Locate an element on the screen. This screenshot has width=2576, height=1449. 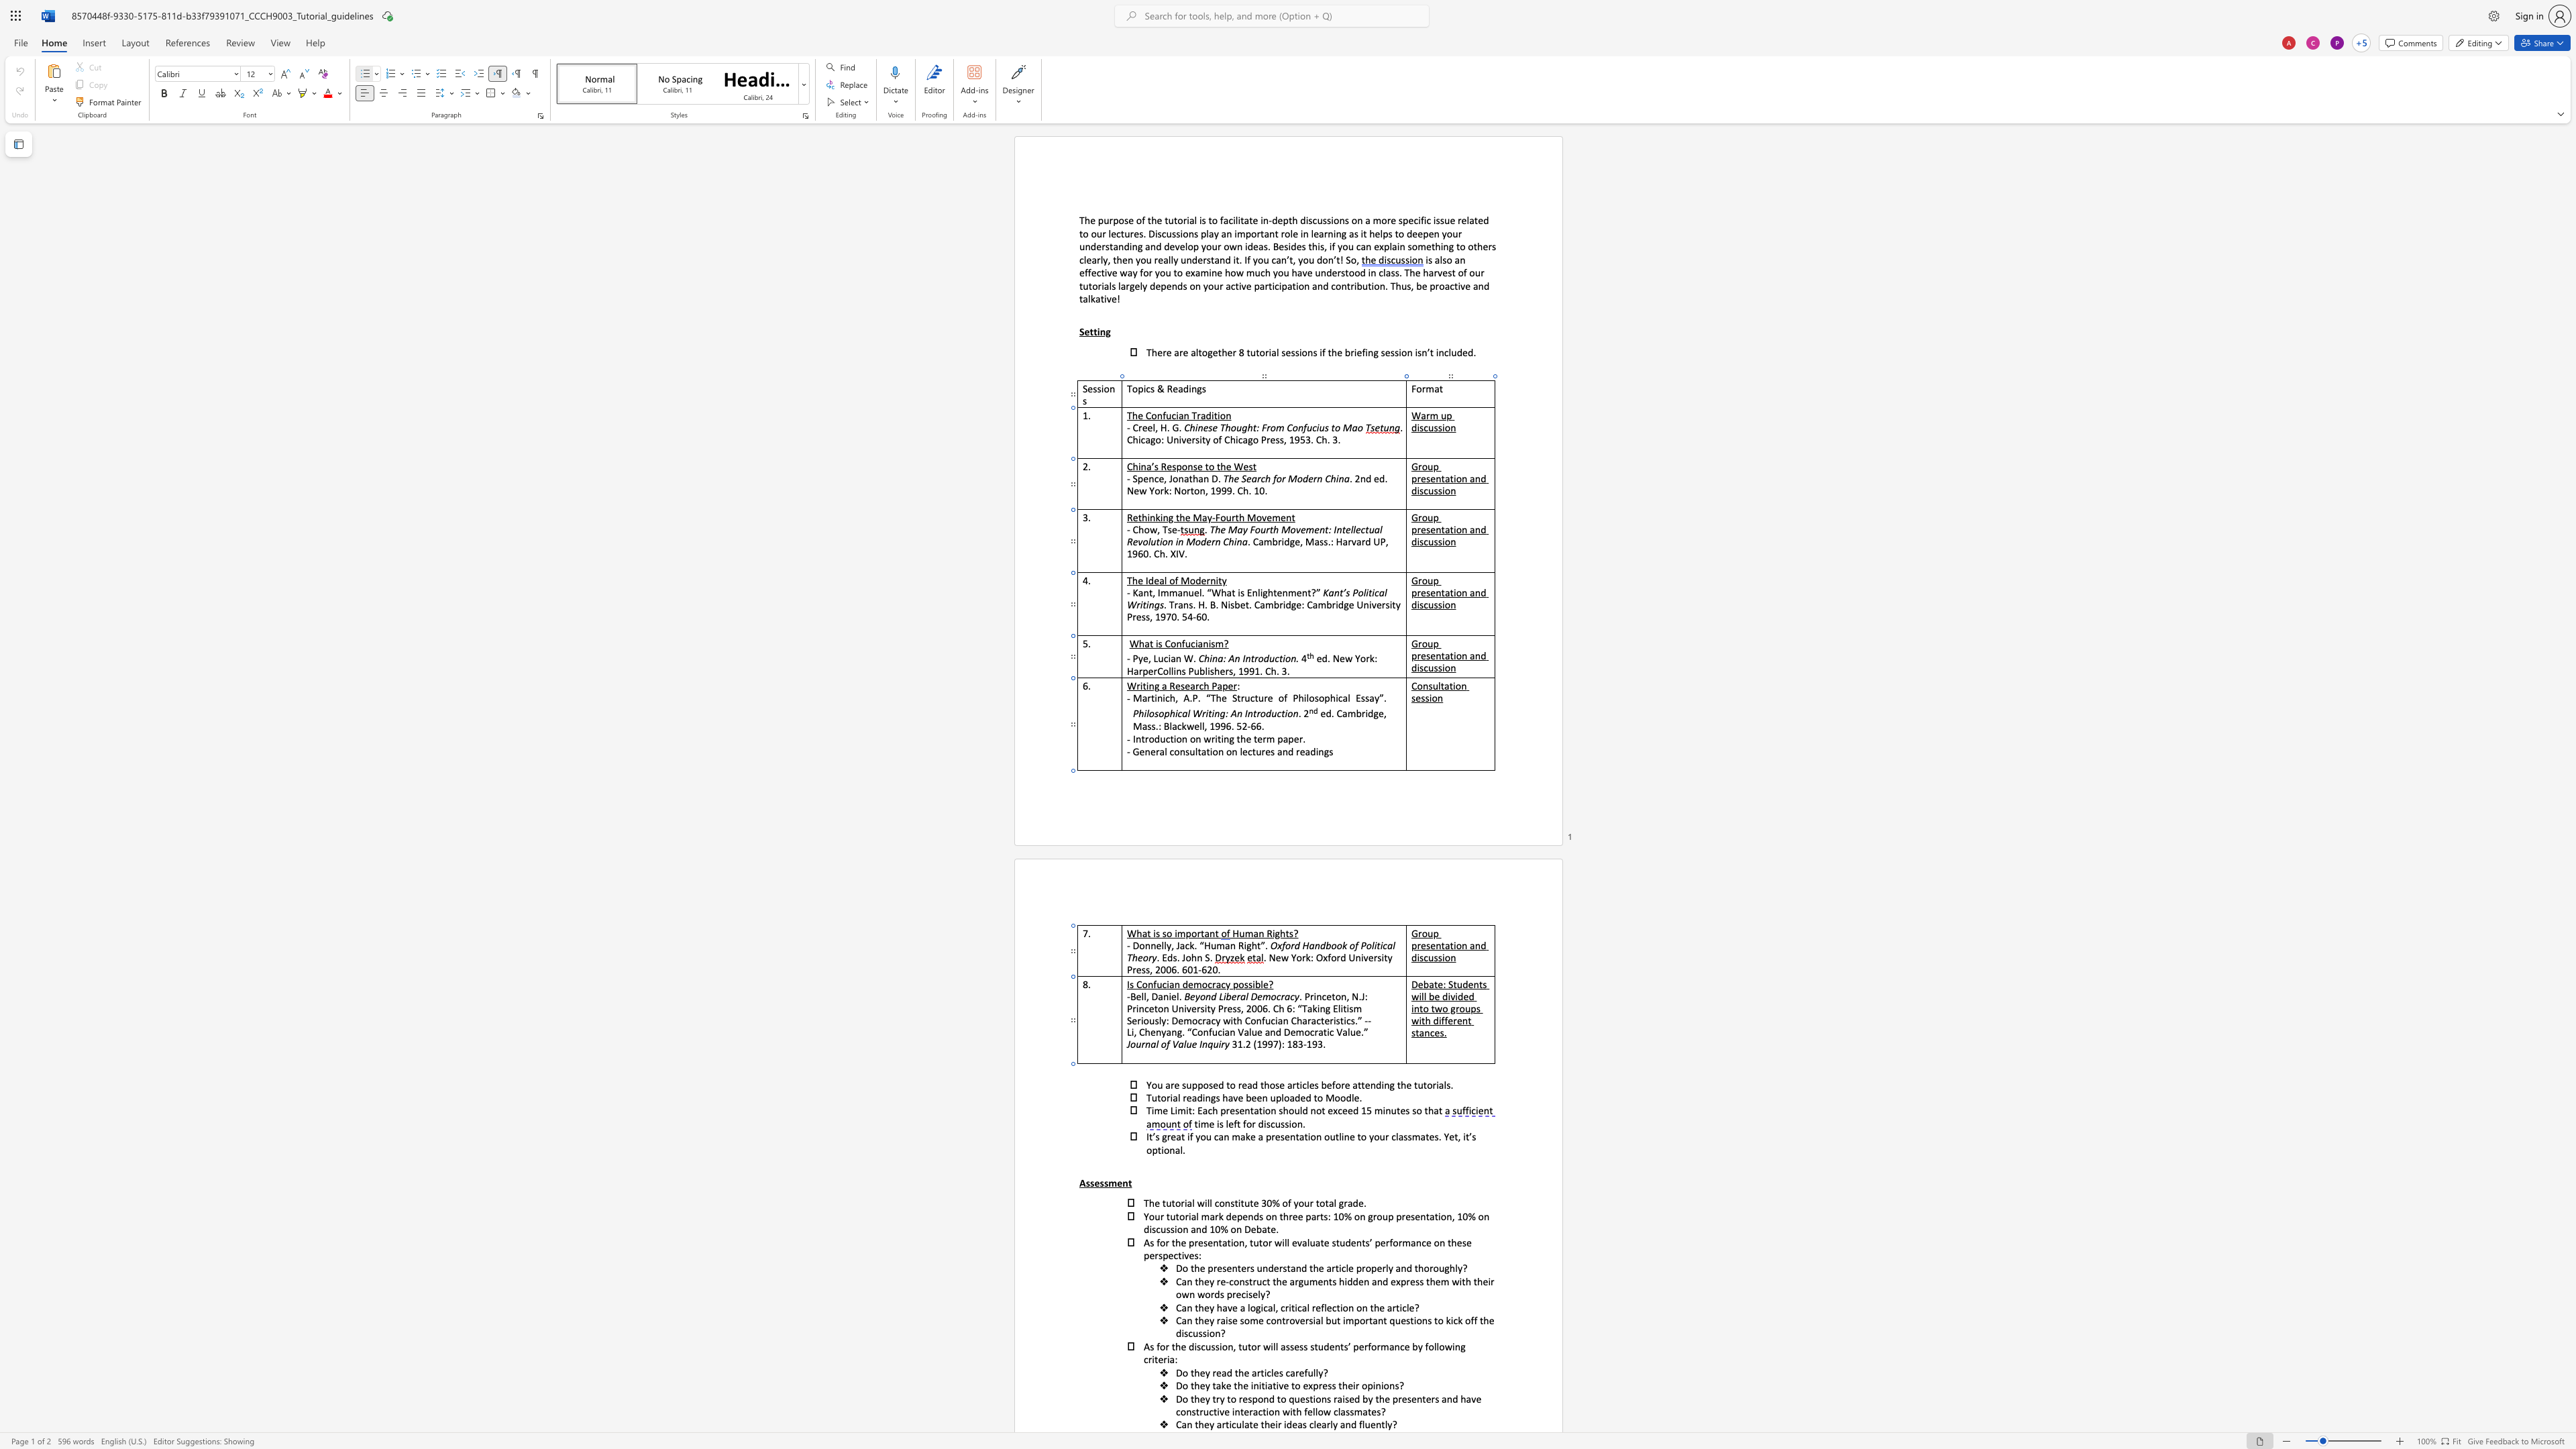
the space between the continuous character "e" and "y" in the text is located at coordinates (1208, 1320).